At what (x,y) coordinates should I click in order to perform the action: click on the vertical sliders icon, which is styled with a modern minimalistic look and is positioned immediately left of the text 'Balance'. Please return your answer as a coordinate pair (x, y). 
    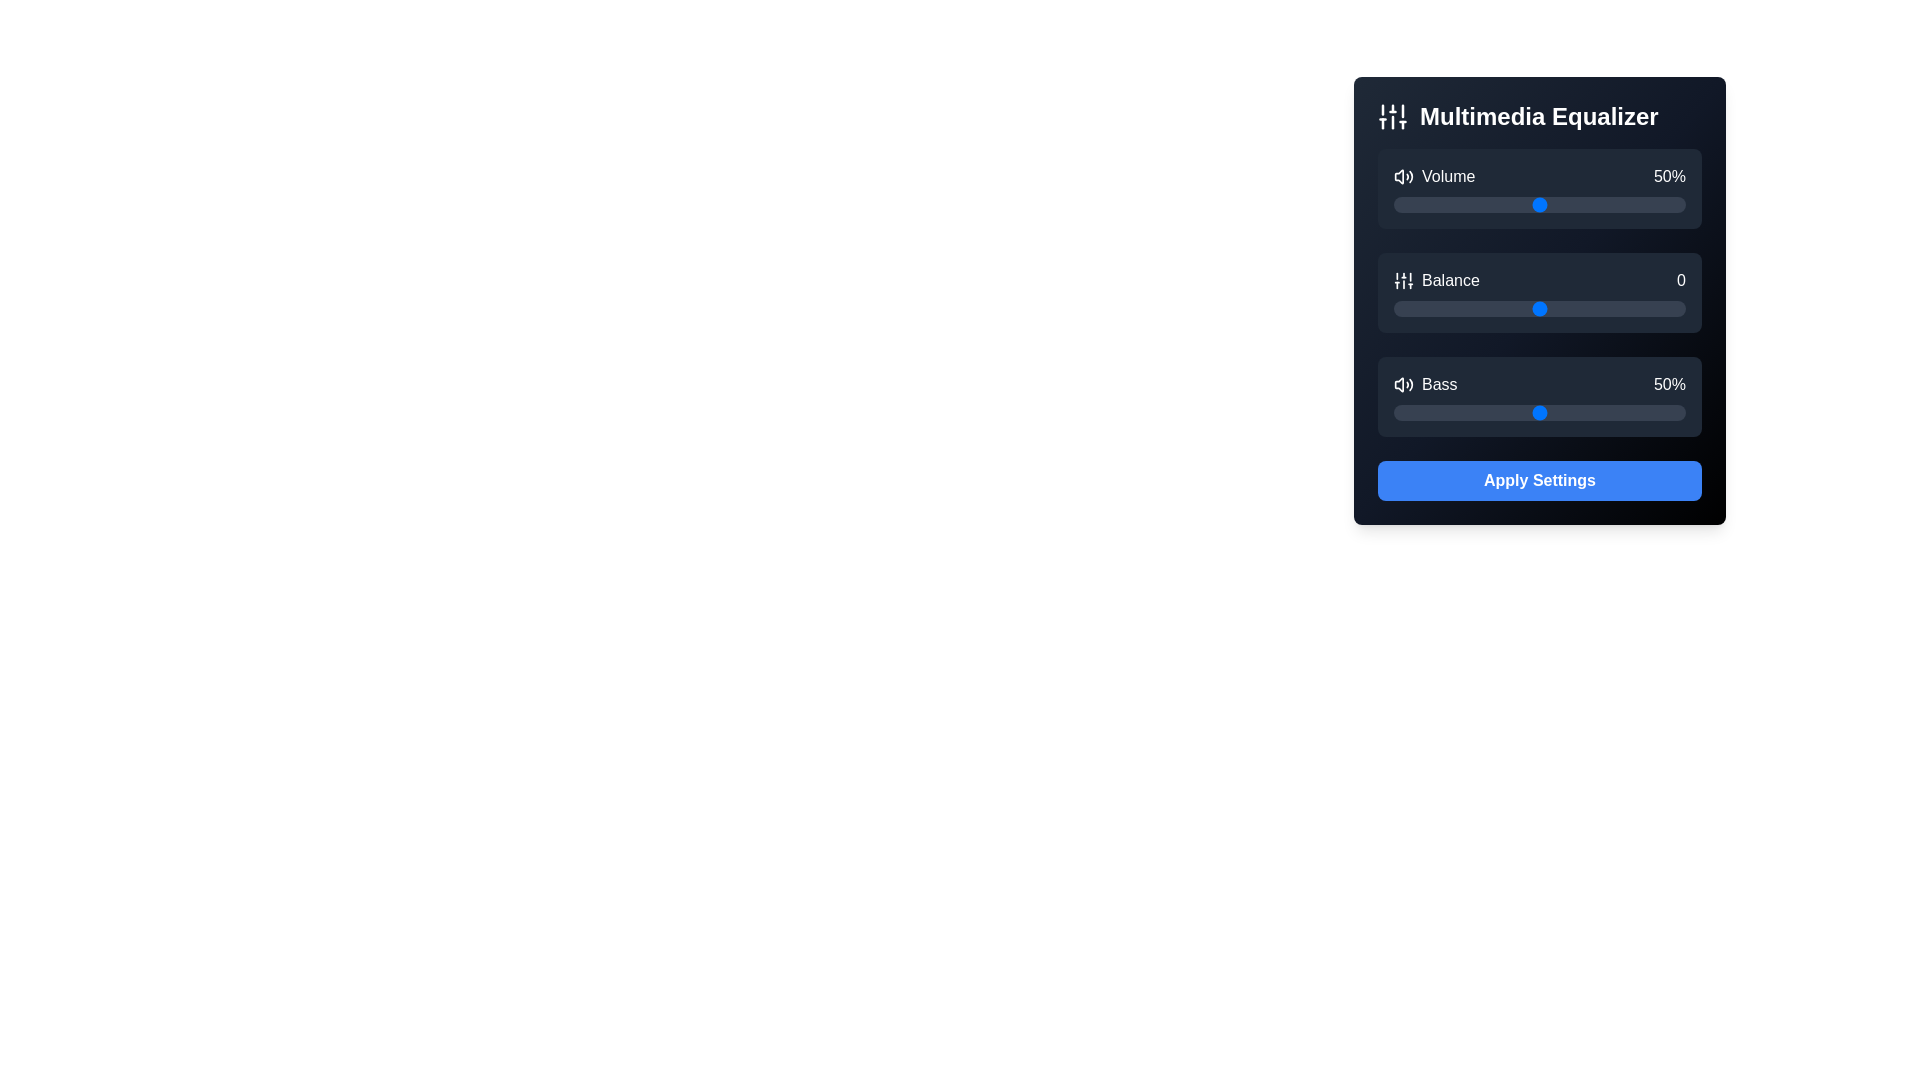
    Looking at the image, I should click on (1402, 281).